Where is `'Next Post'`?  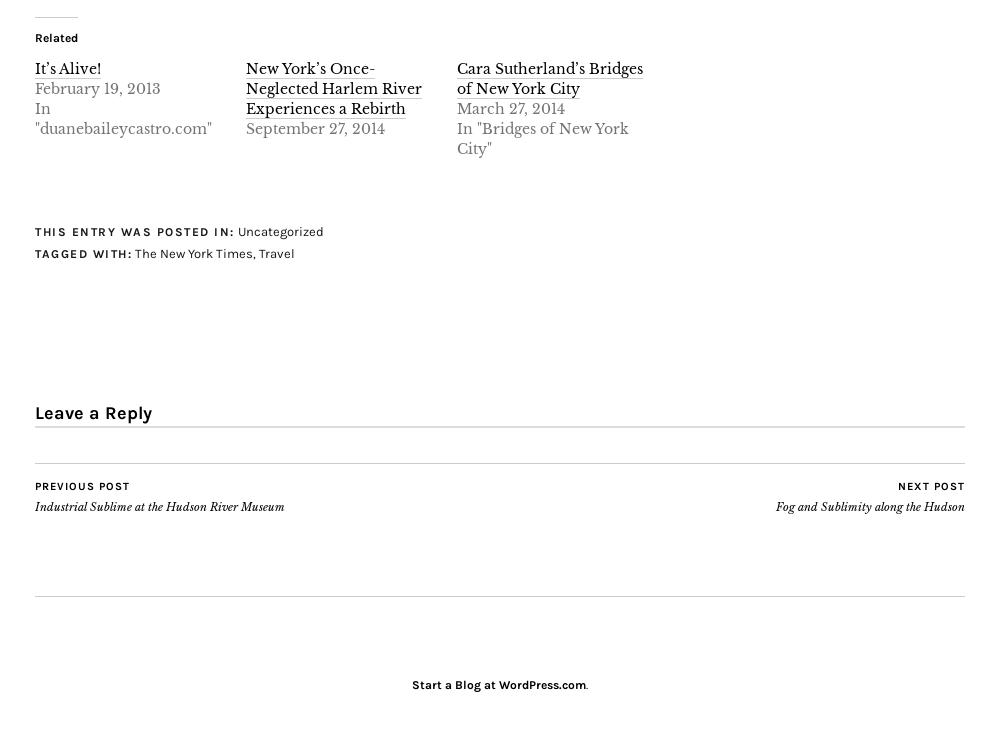 'Next Post' is located at coordinates (931, 485).